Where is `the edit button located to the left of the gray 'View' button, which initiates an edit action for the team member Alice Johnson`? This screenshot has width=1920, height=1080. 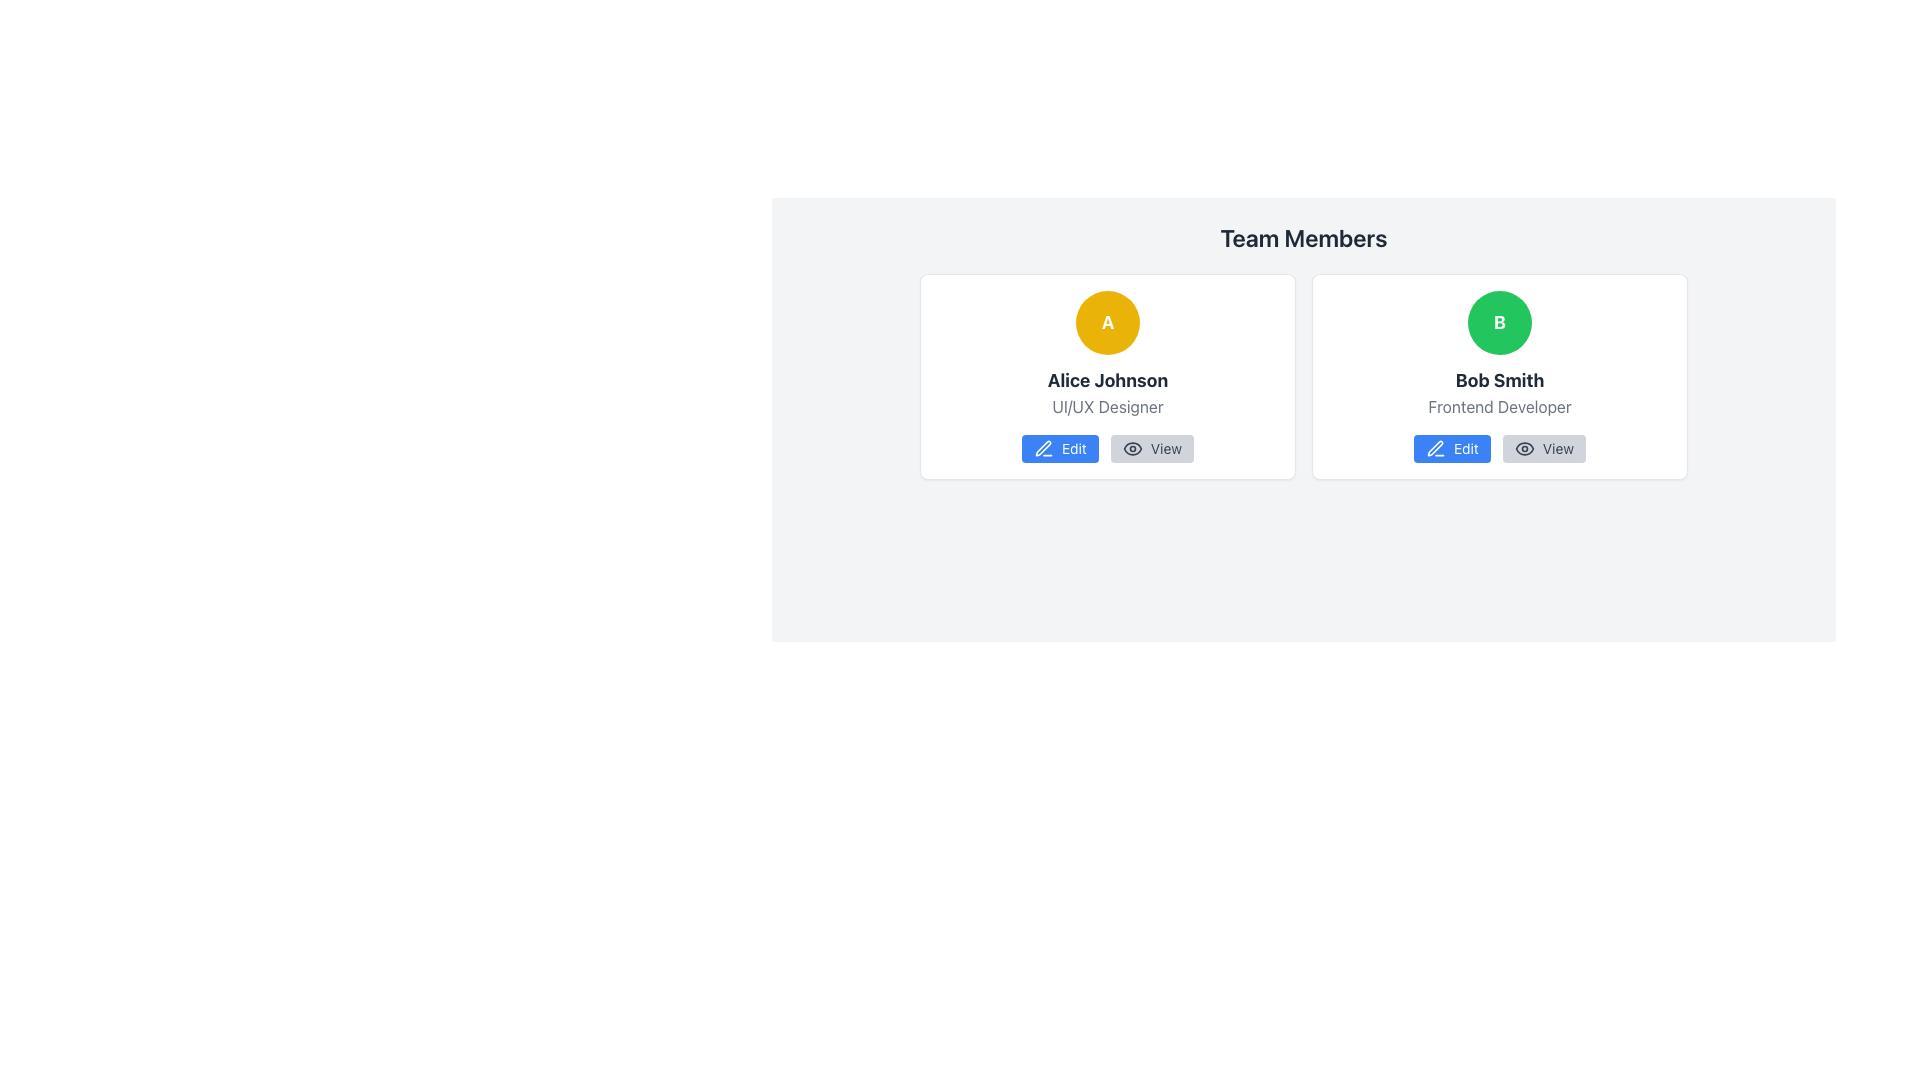 the edit button located to the left of the gray 'View' button, which initiates an edit action for the team member Alice Johnson is located at coordinates (1059, 447).